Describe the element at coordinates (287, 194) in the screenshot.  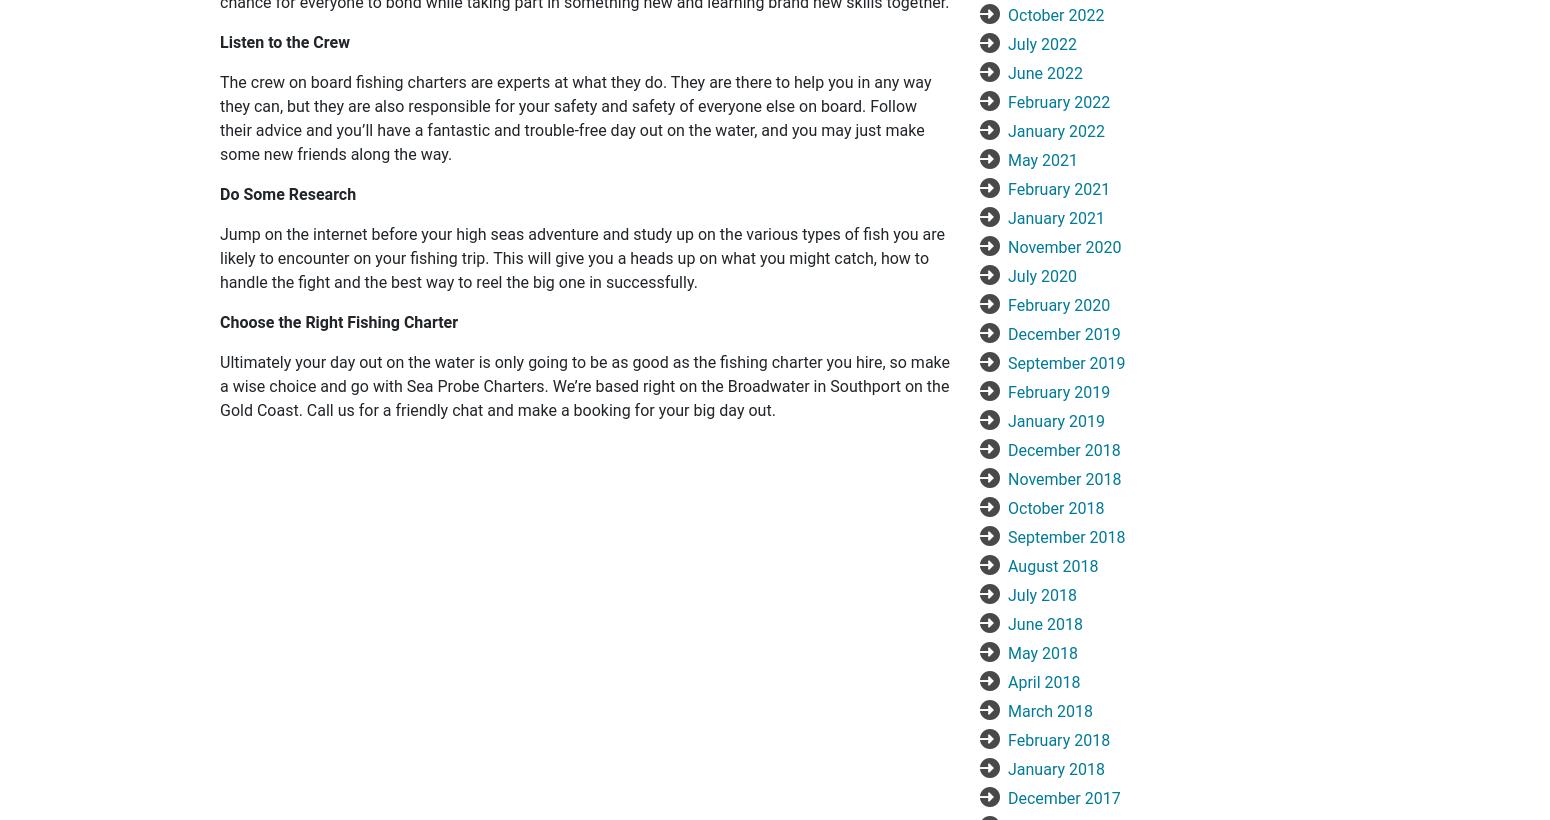
I see `'Do Some Research'` at that location.